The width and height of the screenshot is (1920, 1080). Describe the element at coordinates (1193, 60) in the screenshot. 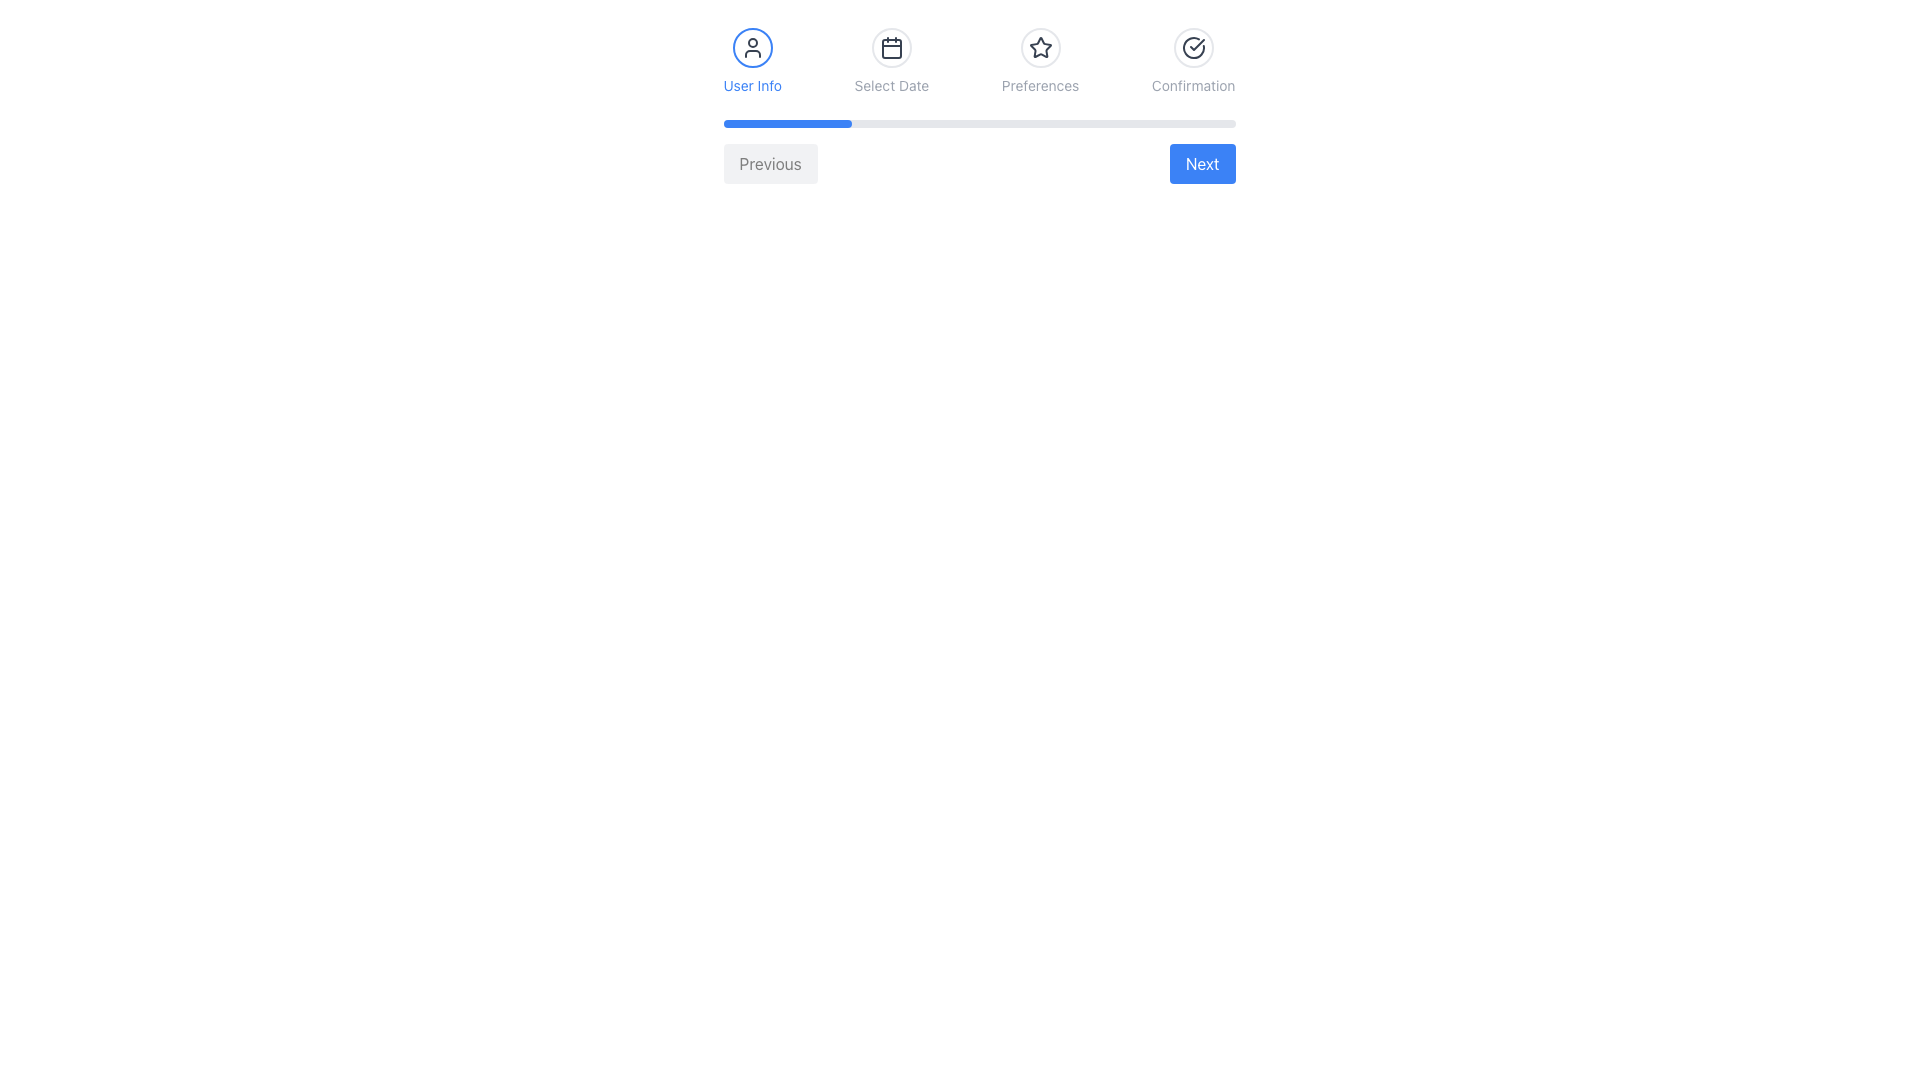

I see `label of the 'Confirmation' step indicator, which is the fourth item in the horizontal sequence at the top of the interface` at that location.